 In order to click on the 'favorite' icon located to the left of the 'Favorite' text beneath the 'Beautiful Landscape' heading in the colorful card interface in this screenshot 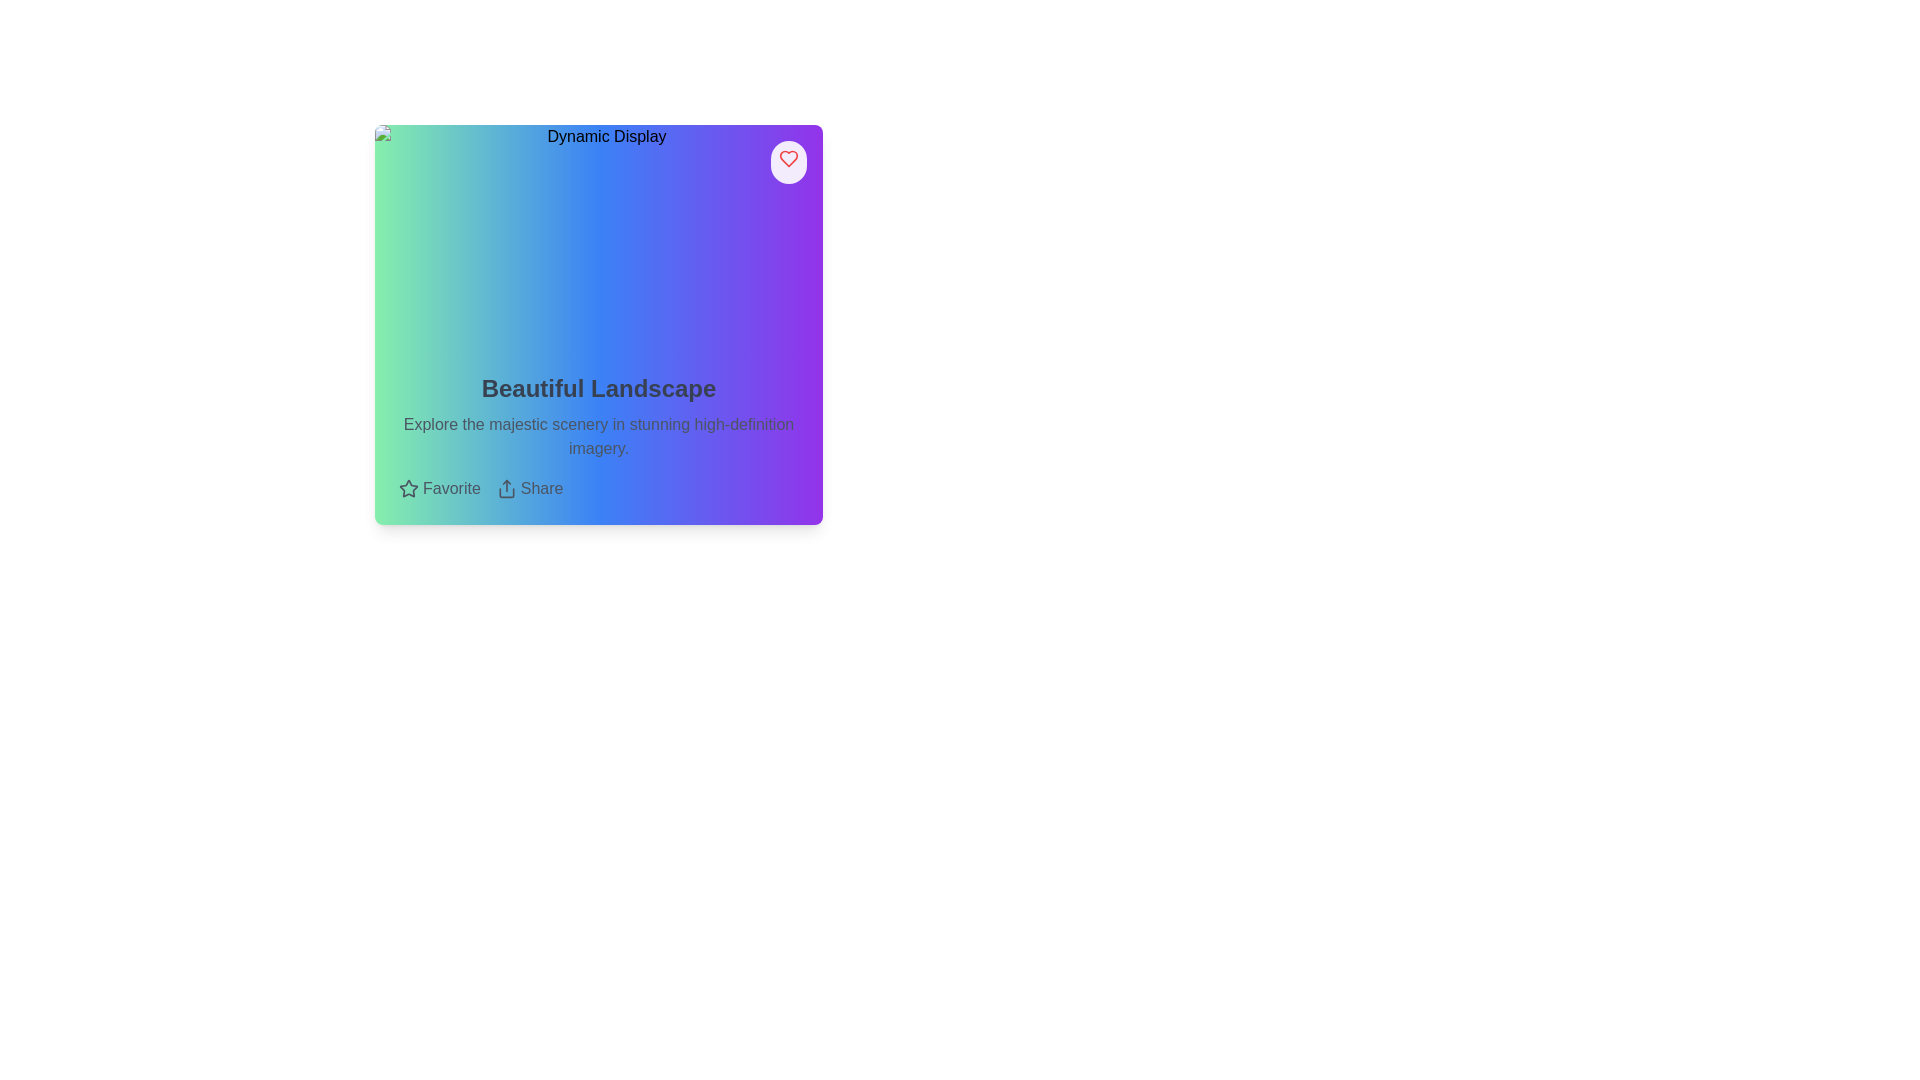, I will do `click(407, 489)`.